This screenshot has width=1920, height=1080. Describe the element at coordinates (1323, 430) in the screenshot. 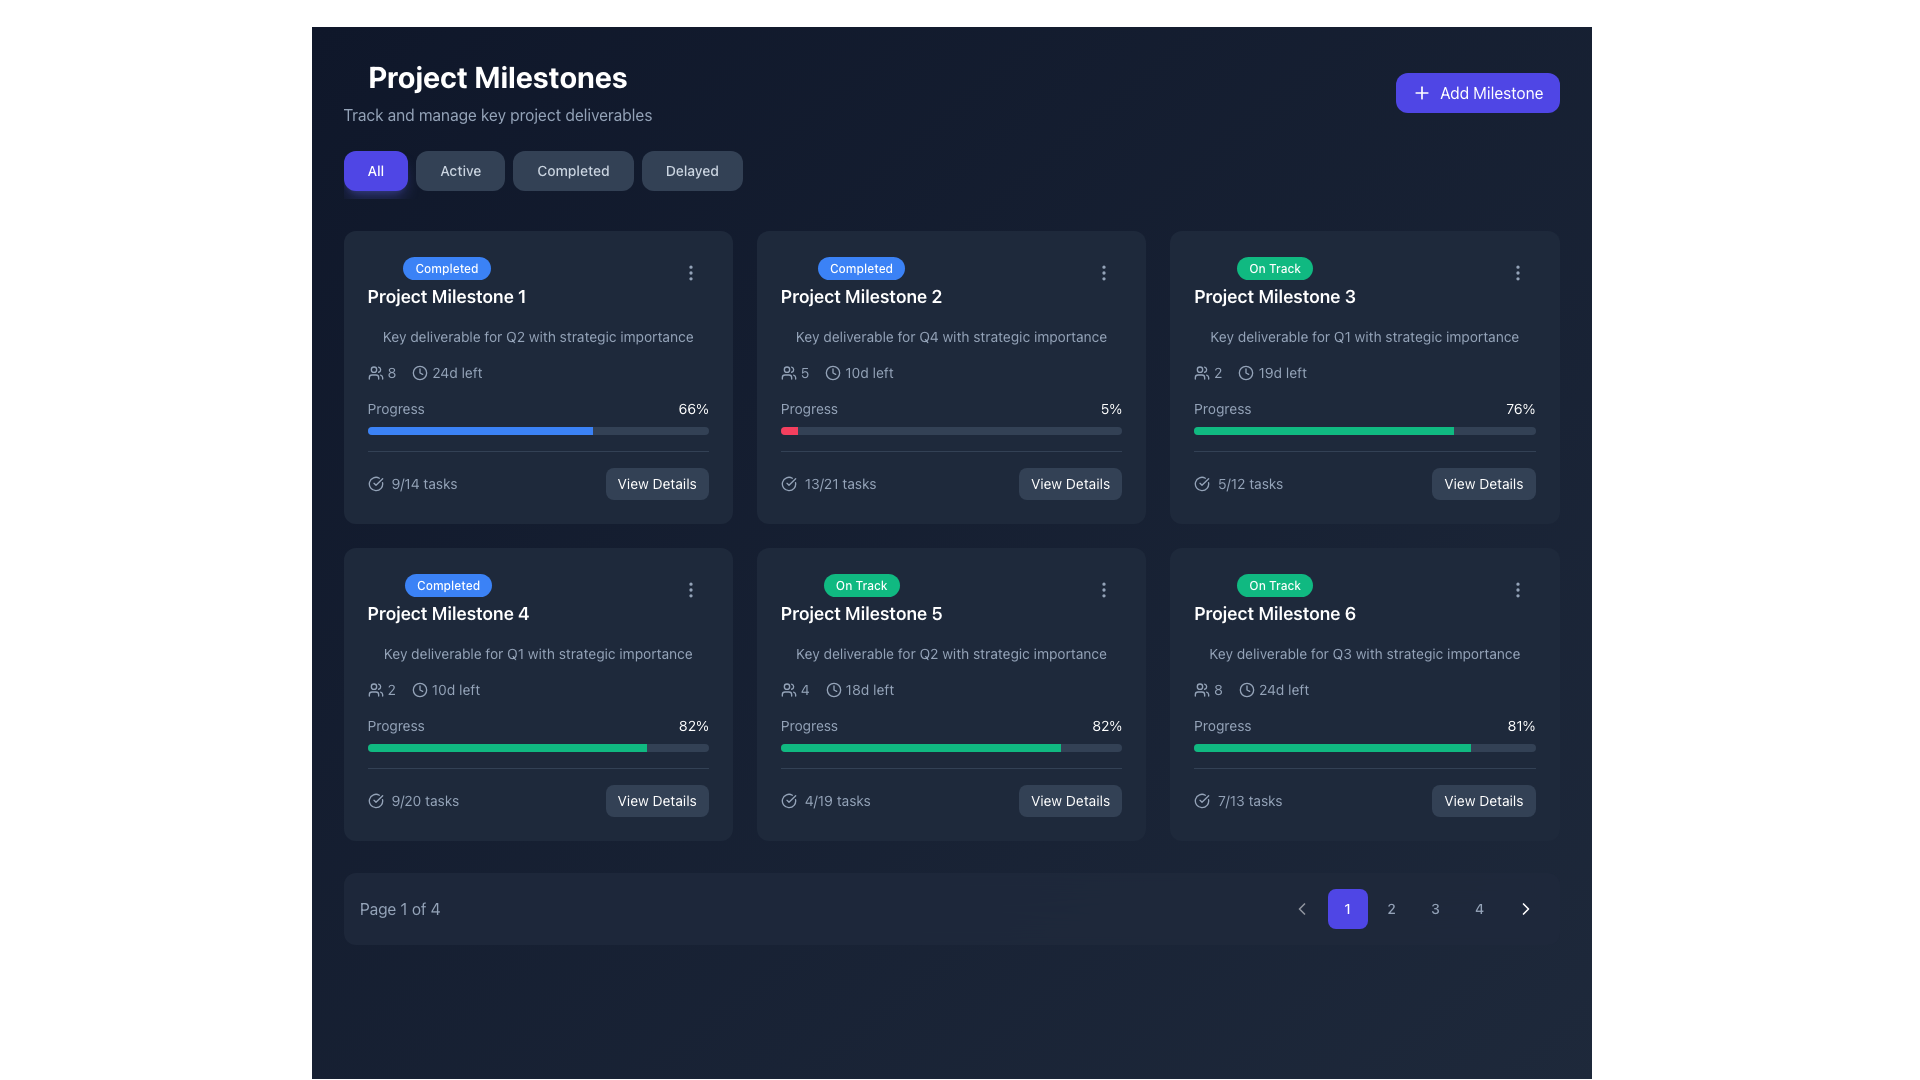

I see `the progress indicator of the green progress bar located in the 'Project Milestone 3' card, which represents a progress percentage filled to 76%` at that location.